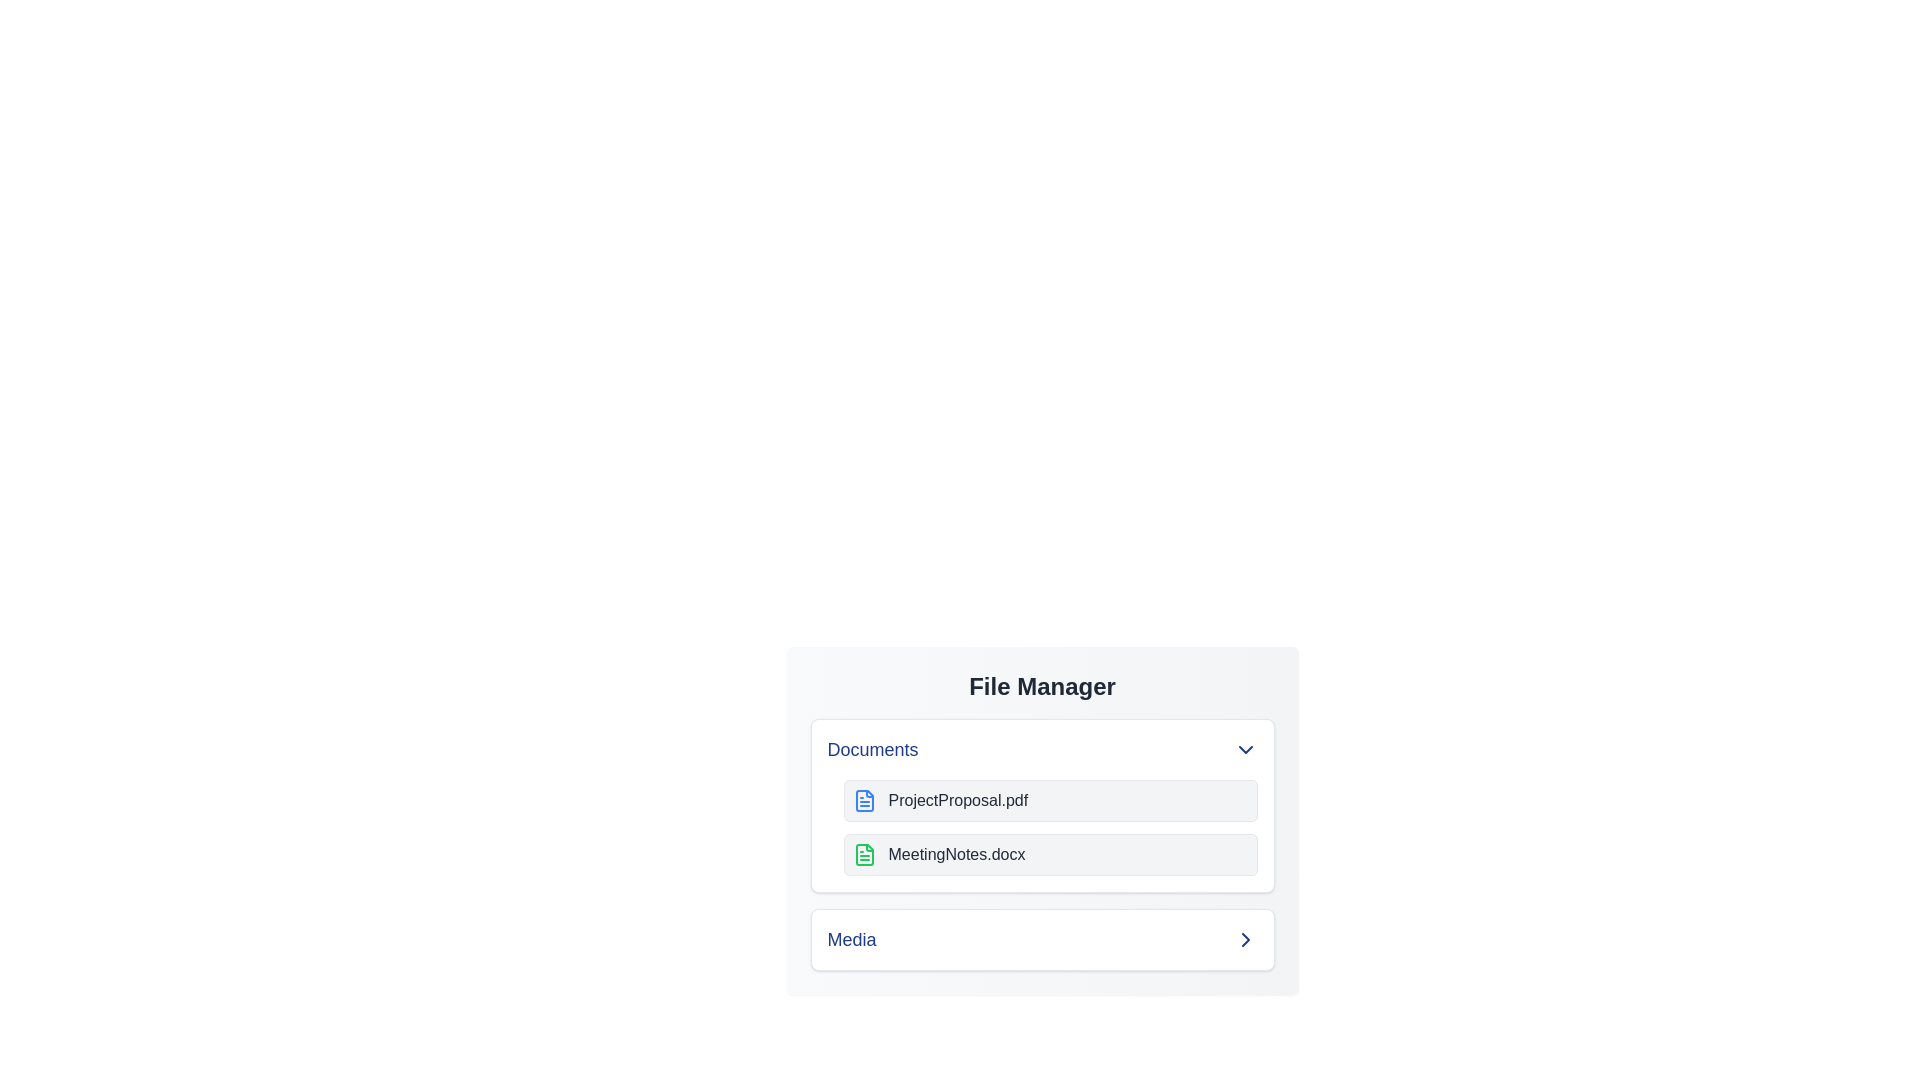 This screenshot has width=1920, height=1080. Describe the element at coordinates (1049, 800) in the screenshot. I see `the file ProjectProposal.pdf to observe hover effects` at that location.